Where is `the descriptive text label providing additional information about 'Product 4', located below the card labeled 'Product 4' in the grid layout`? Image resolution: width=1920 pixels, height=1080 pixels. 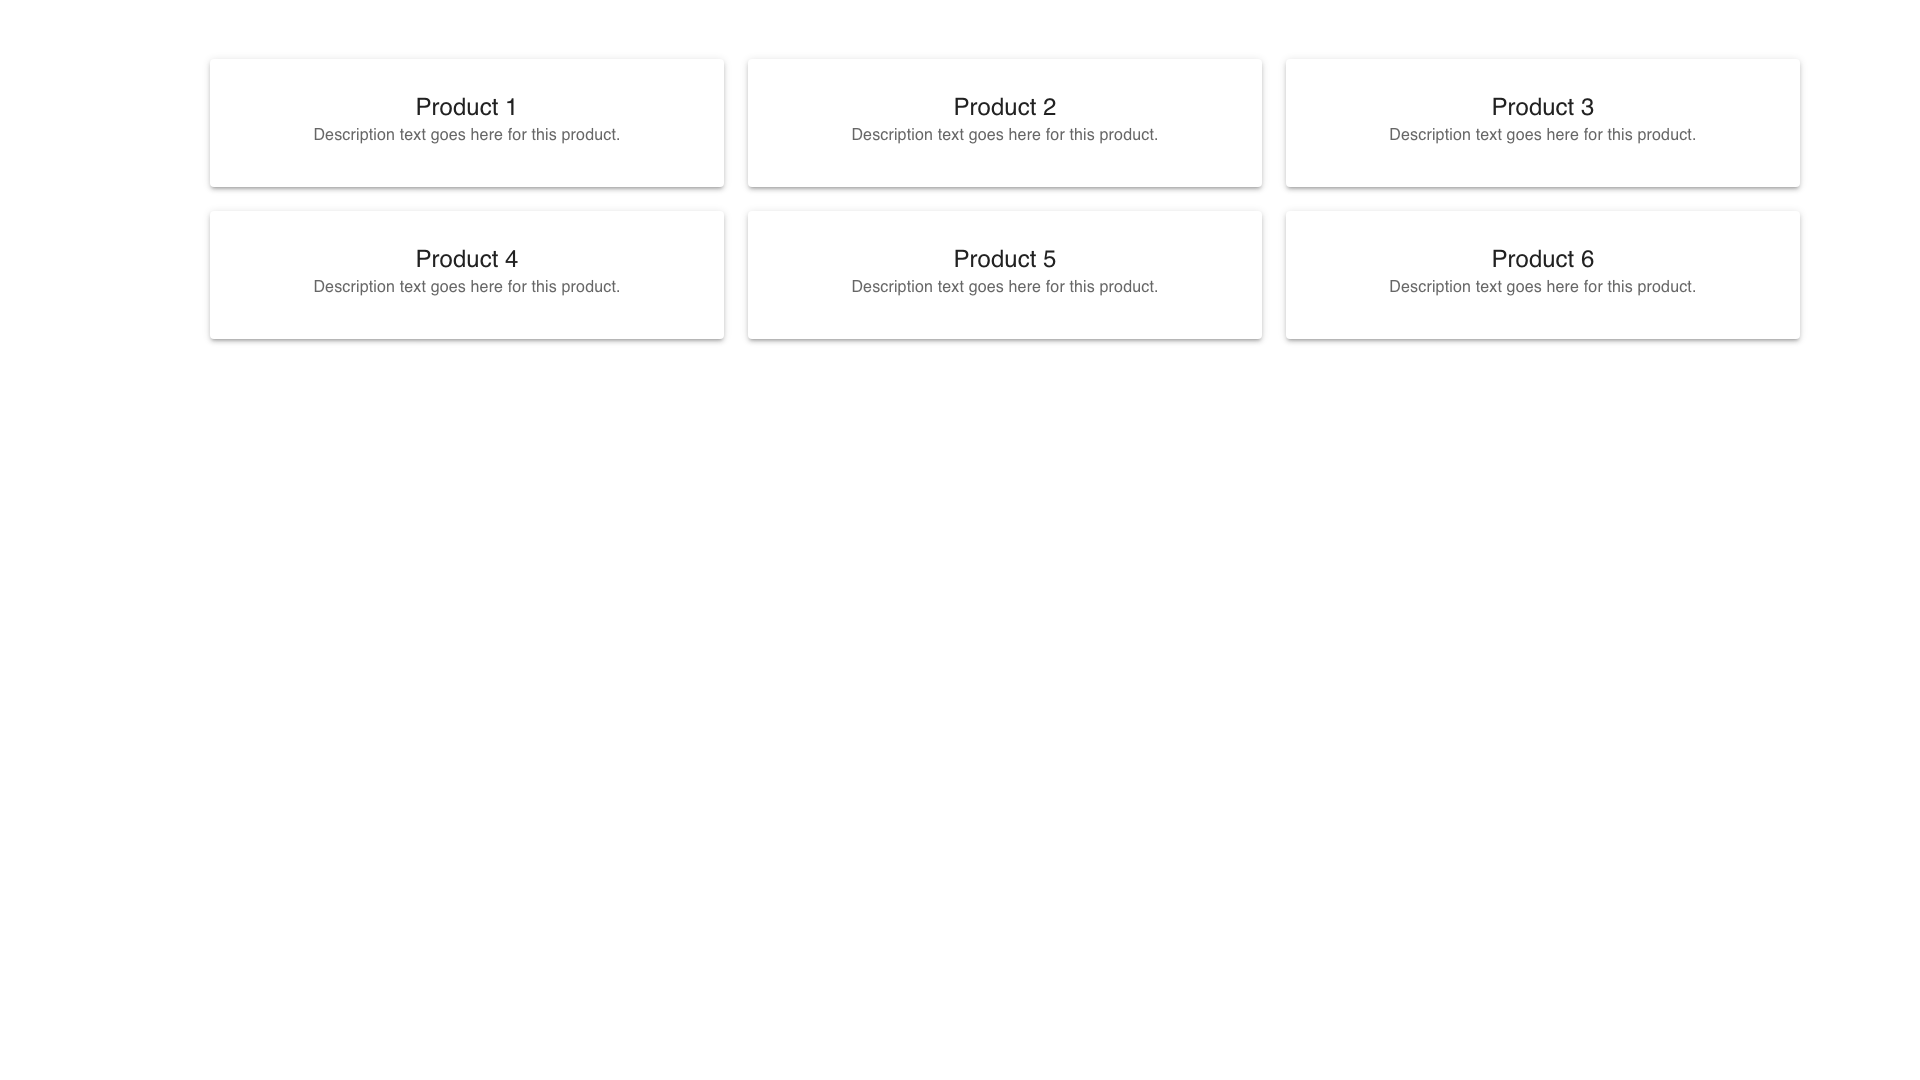 the descriptive text label providing additional information about 'Product 4', located below the card labeled 'Product 4' in the grid layout is located at coordinates (465, 287).